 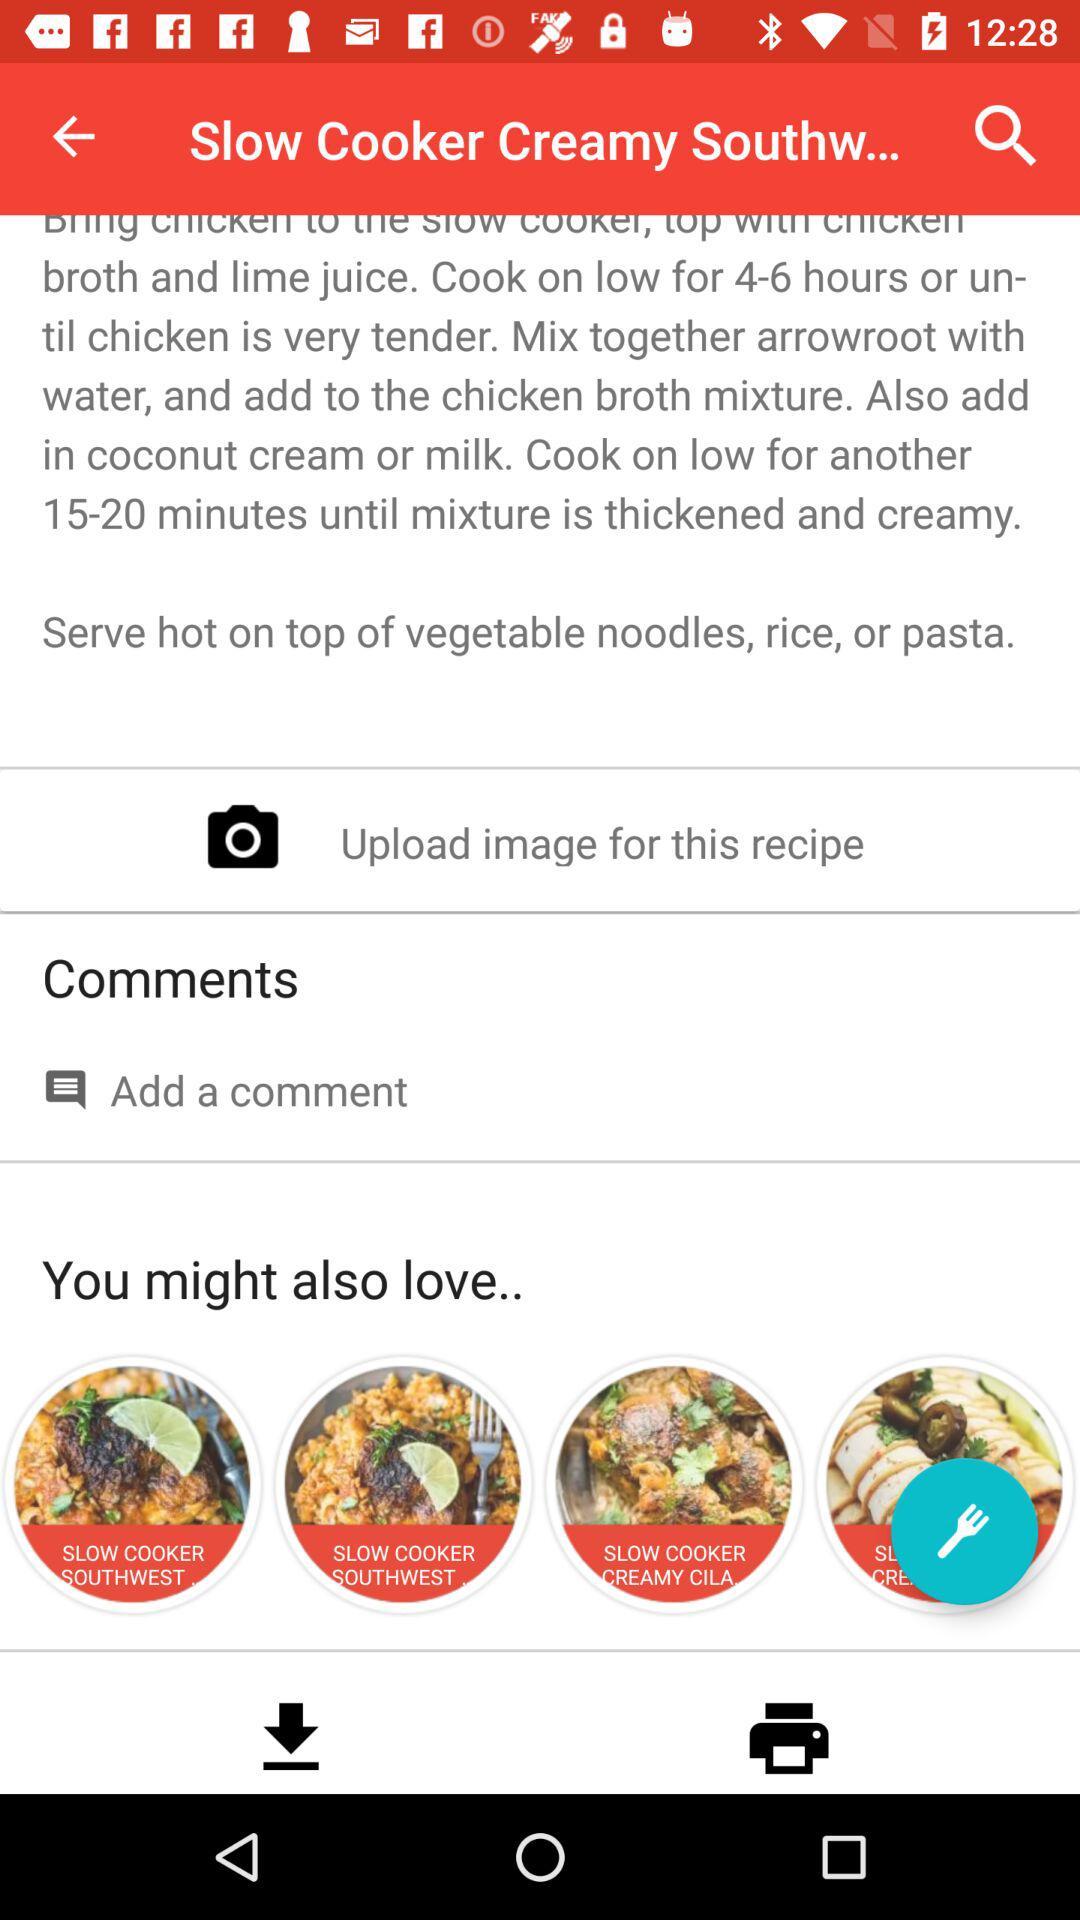 I want to click on the edit icon, so click(x=963, y=1530).